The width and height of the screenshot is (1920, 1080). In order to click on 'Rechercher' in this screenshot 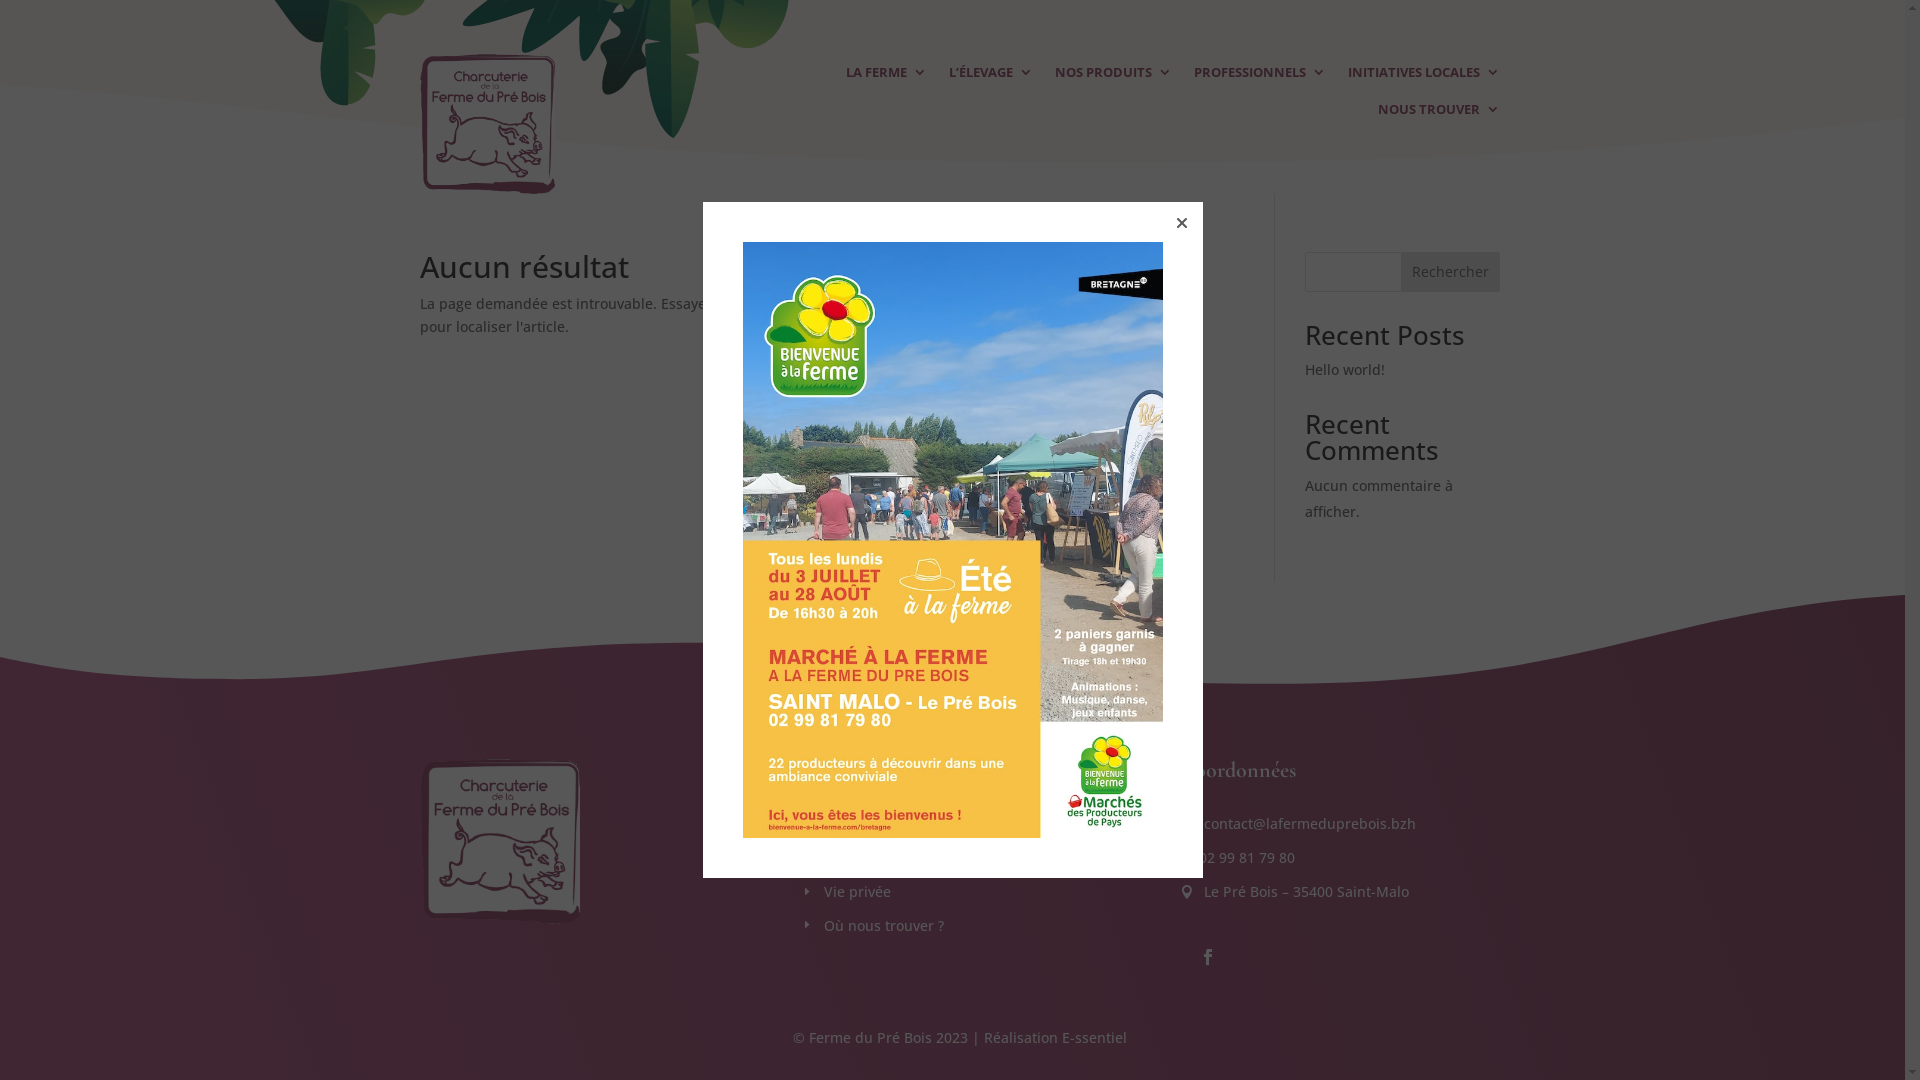, I will do `click(1450, 272)`.